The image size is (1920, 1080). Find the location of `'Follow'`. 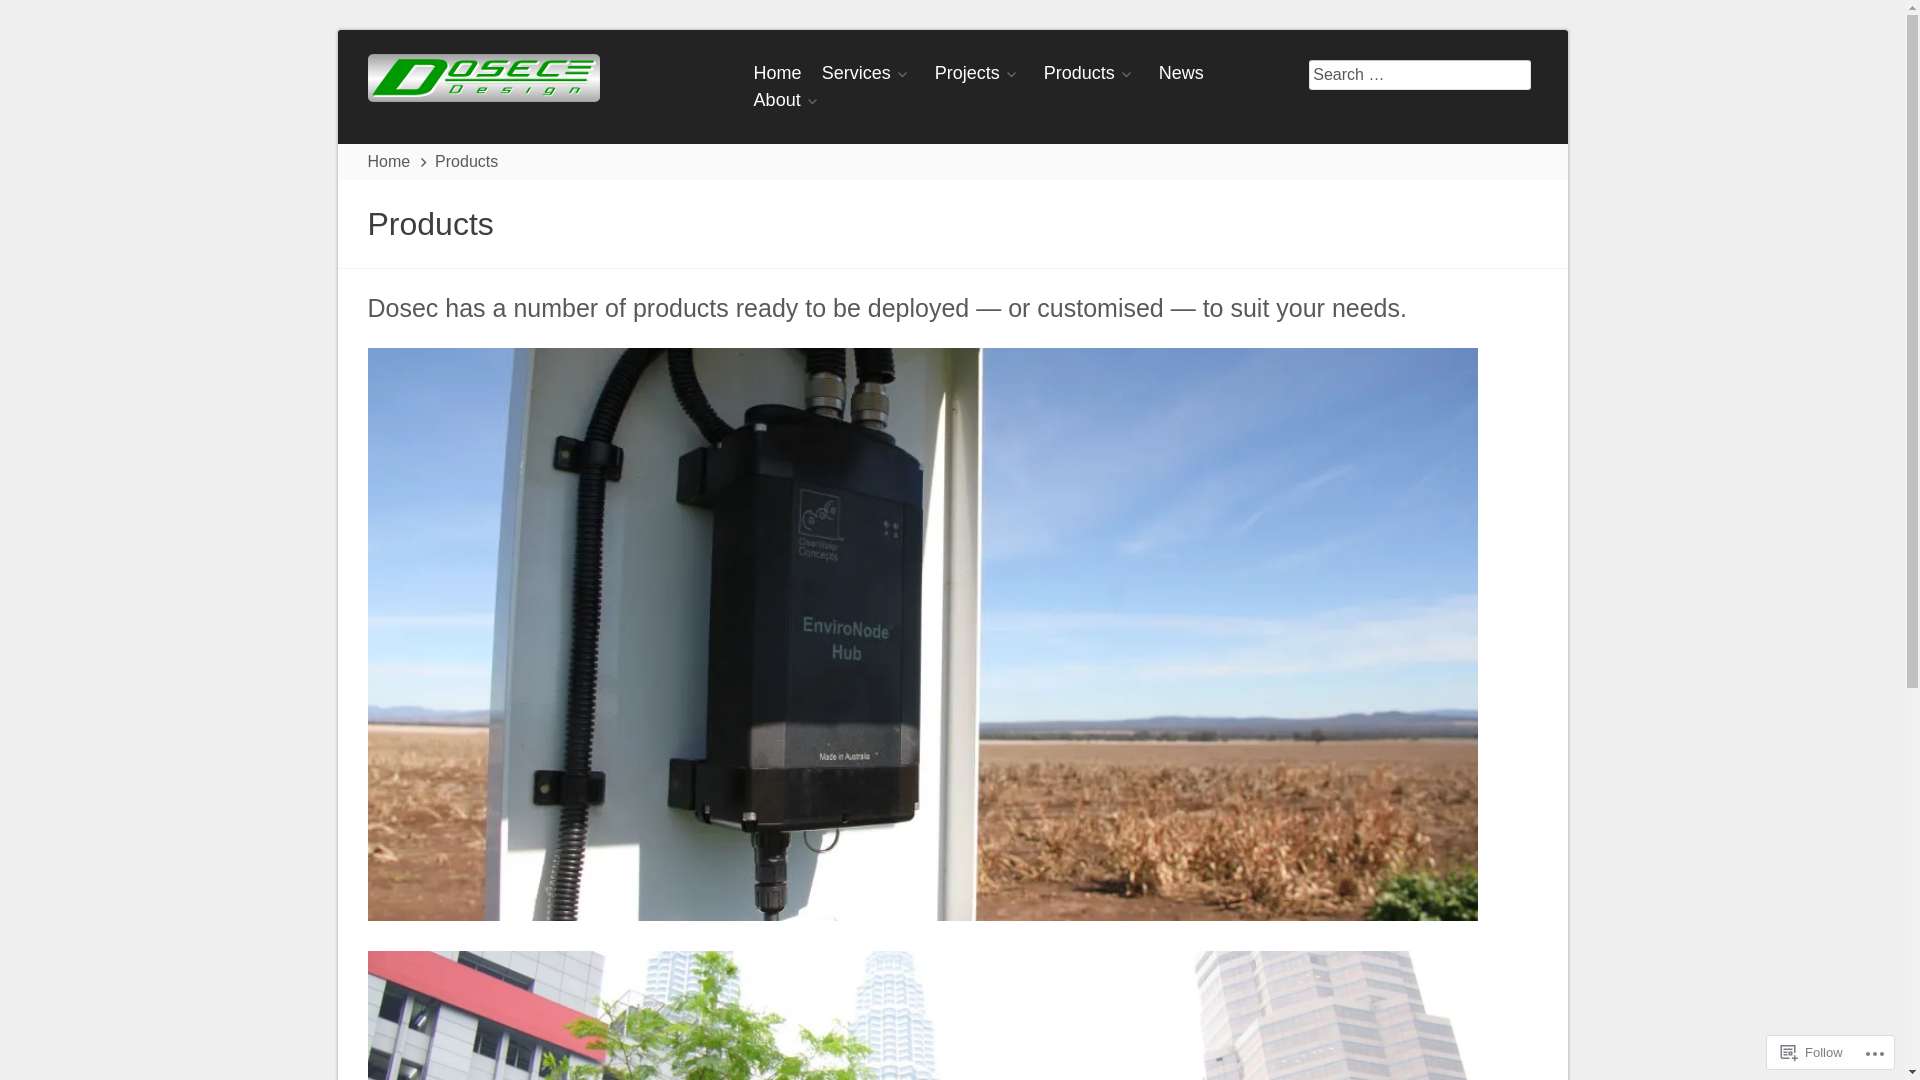

'Follow' is located at coordinates (1772, 1051).